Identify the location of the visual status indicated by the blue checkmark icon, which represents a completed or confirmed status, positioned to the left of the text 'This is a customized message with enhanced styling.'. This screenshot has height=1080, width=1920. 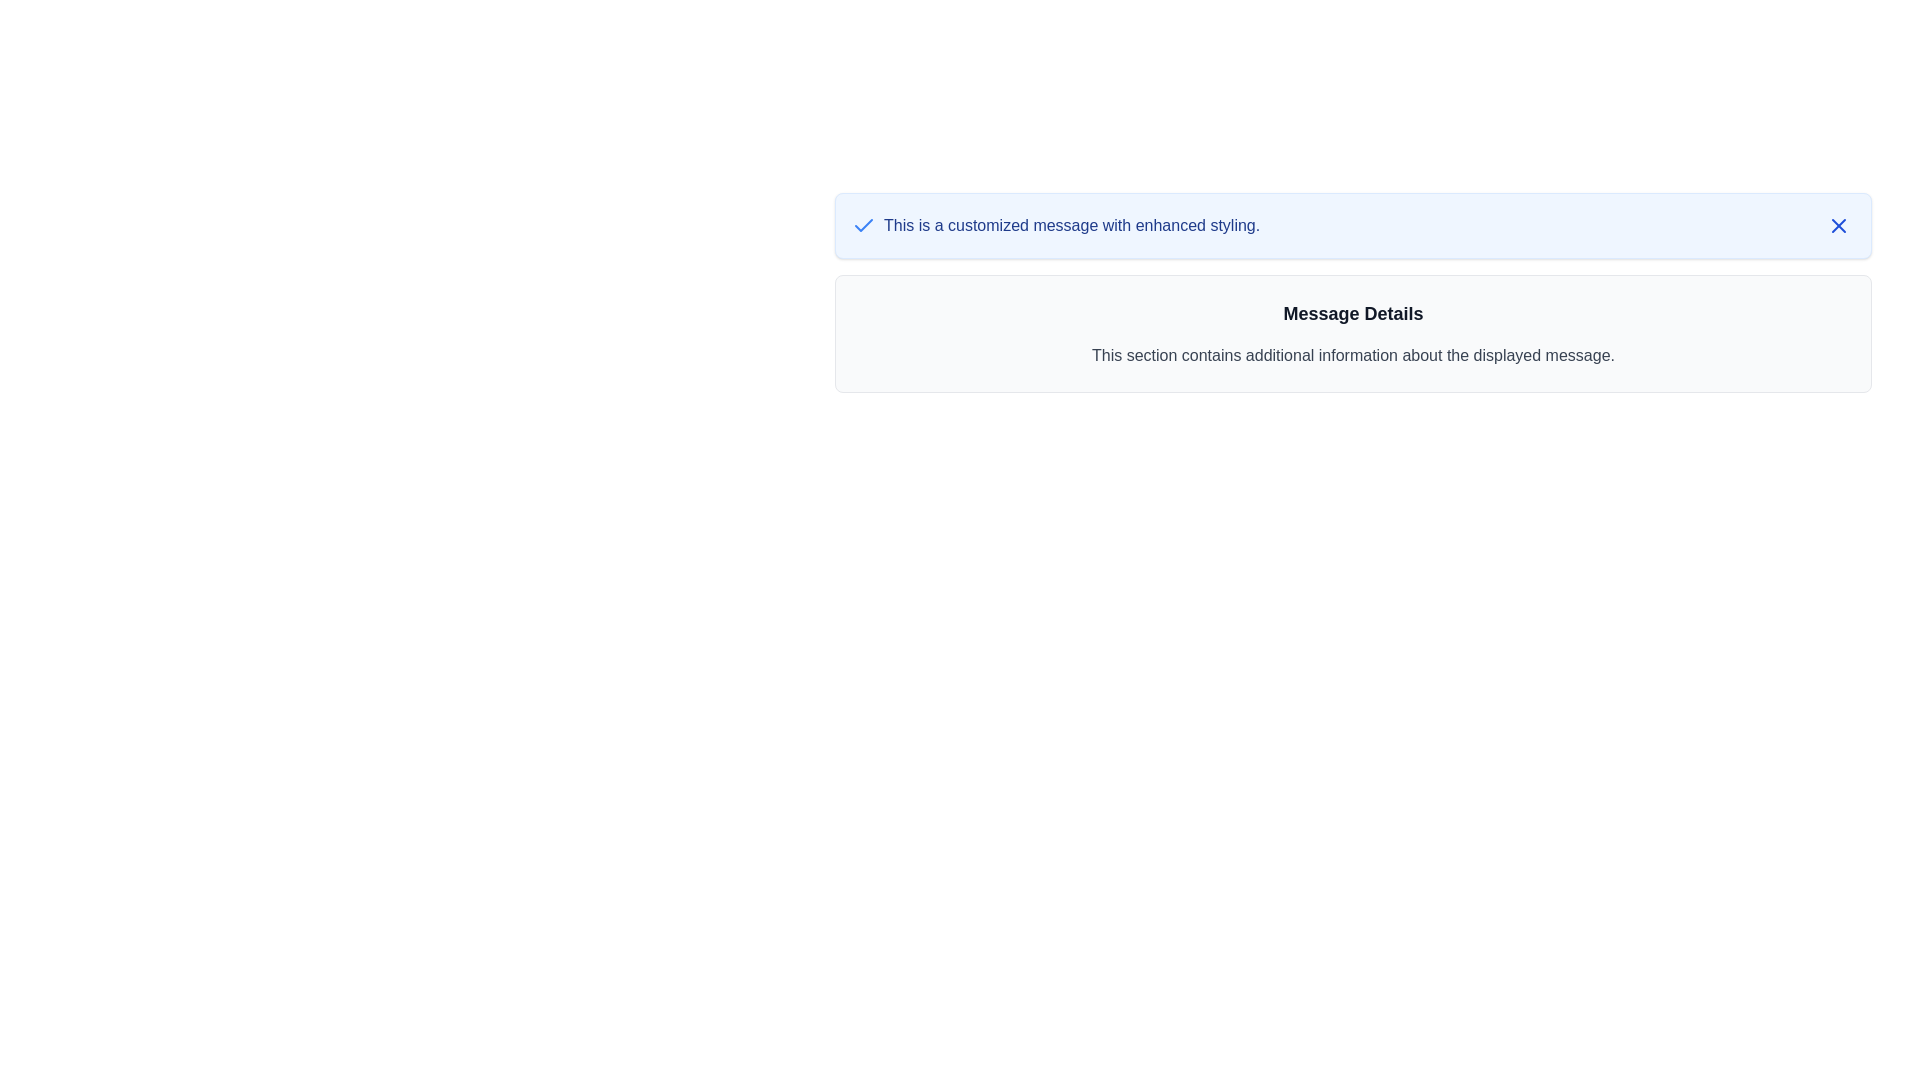
(864, 225).